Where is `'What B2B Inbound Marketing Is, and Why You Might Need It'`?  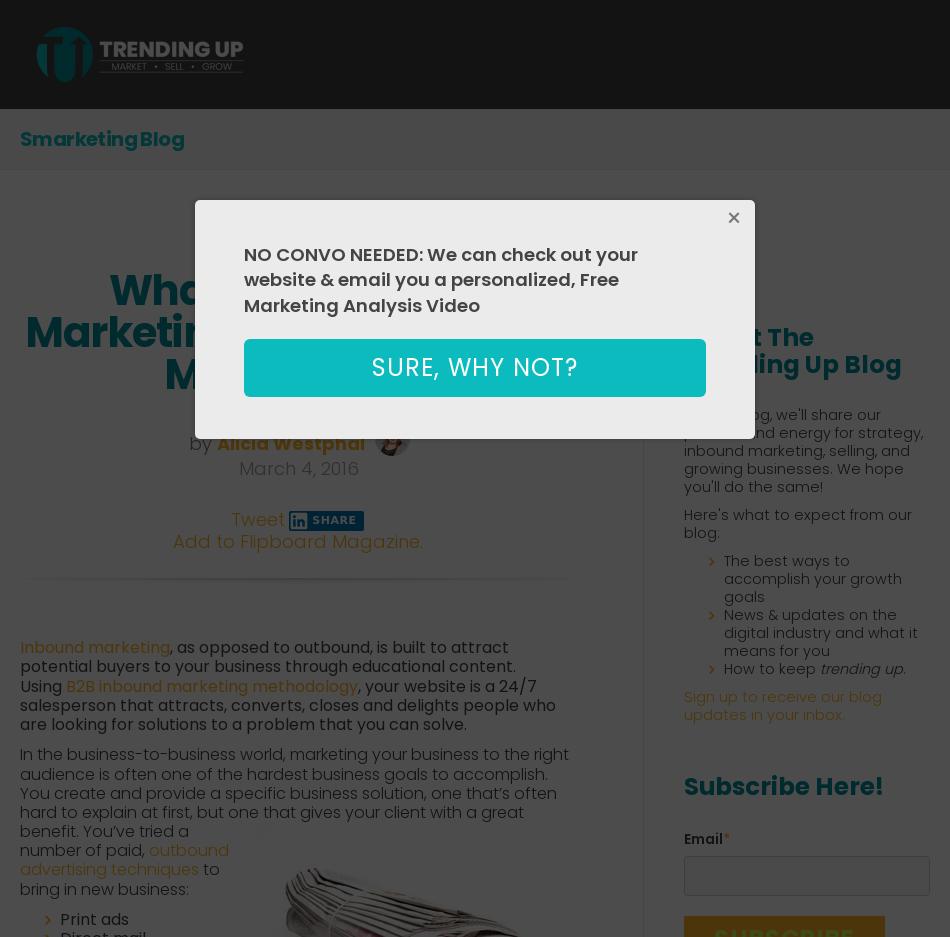
'What B2B Inbound Marketing Is, and Why You Might Need It' is located at coordinates (297, 332).